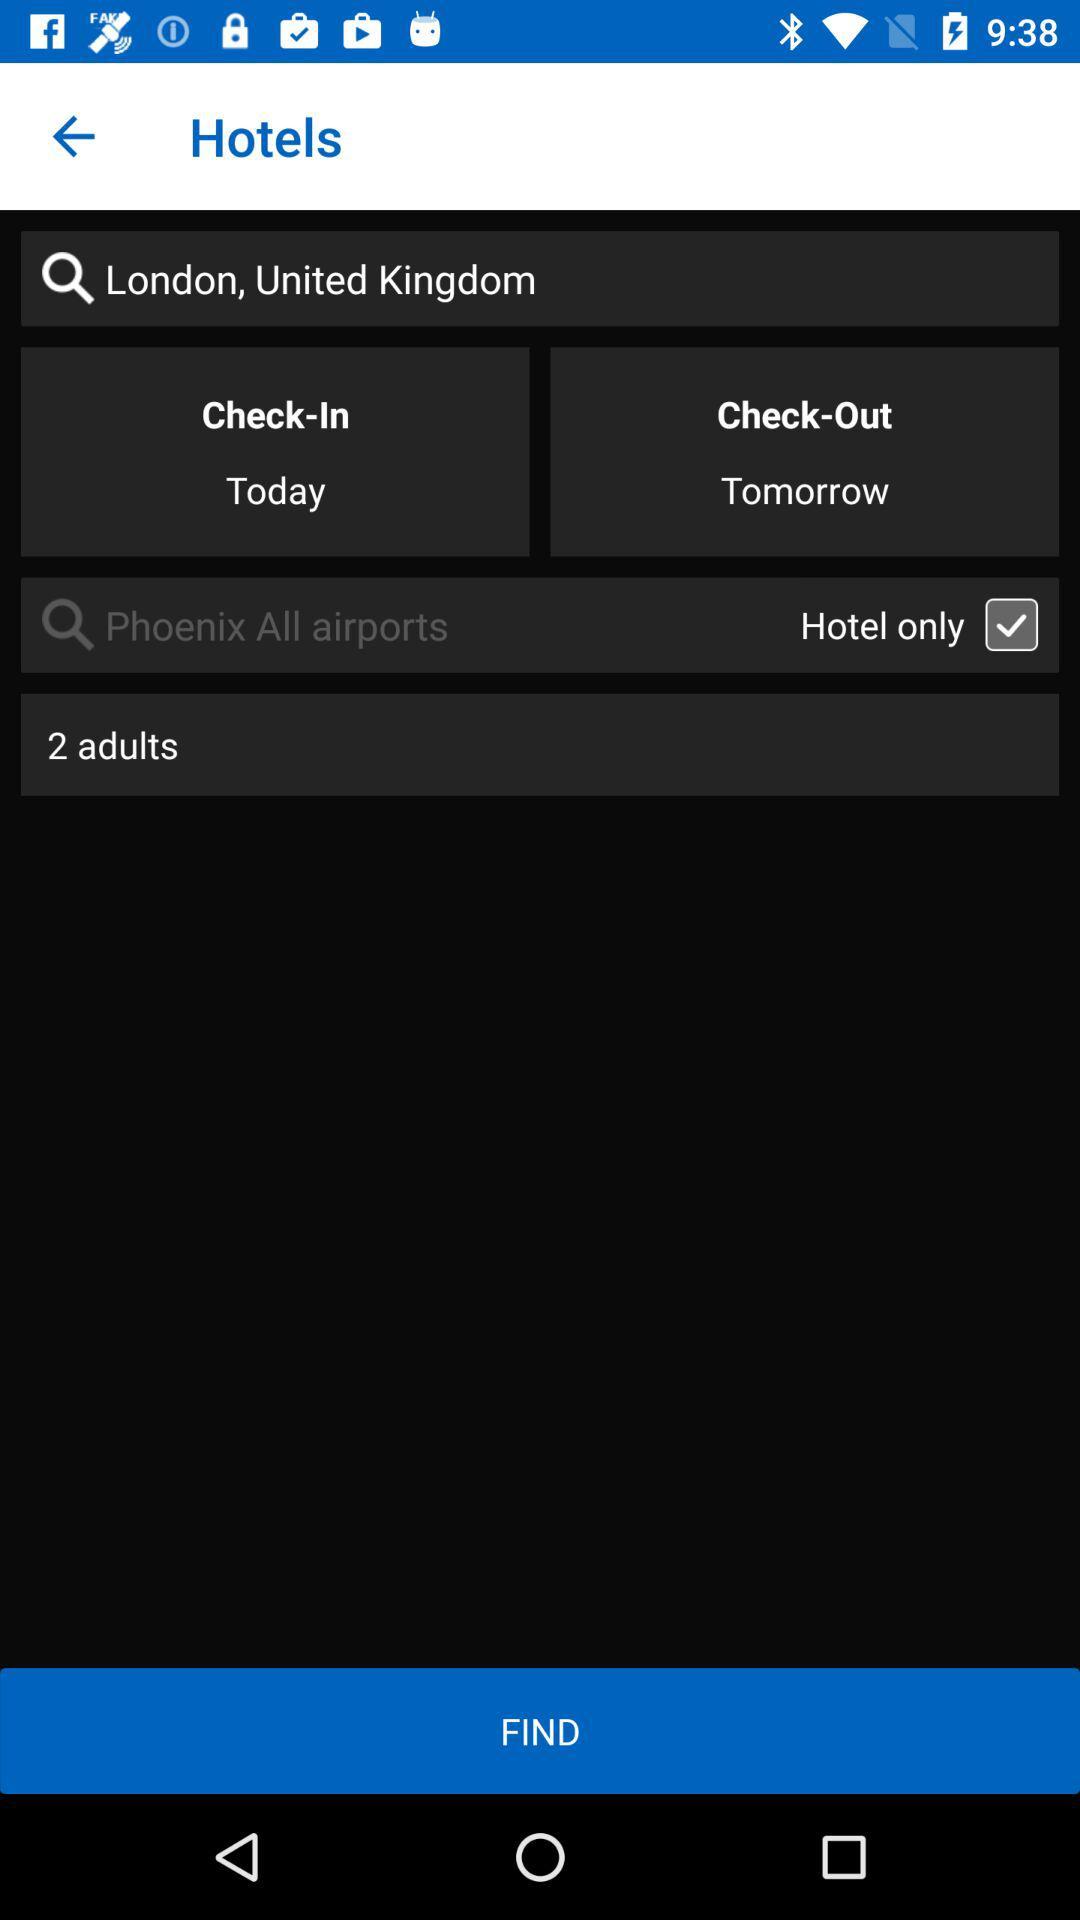 The width and height of the screenshot is (1080, 1920). I want to click on phoenix all airports, so click(409, 624).